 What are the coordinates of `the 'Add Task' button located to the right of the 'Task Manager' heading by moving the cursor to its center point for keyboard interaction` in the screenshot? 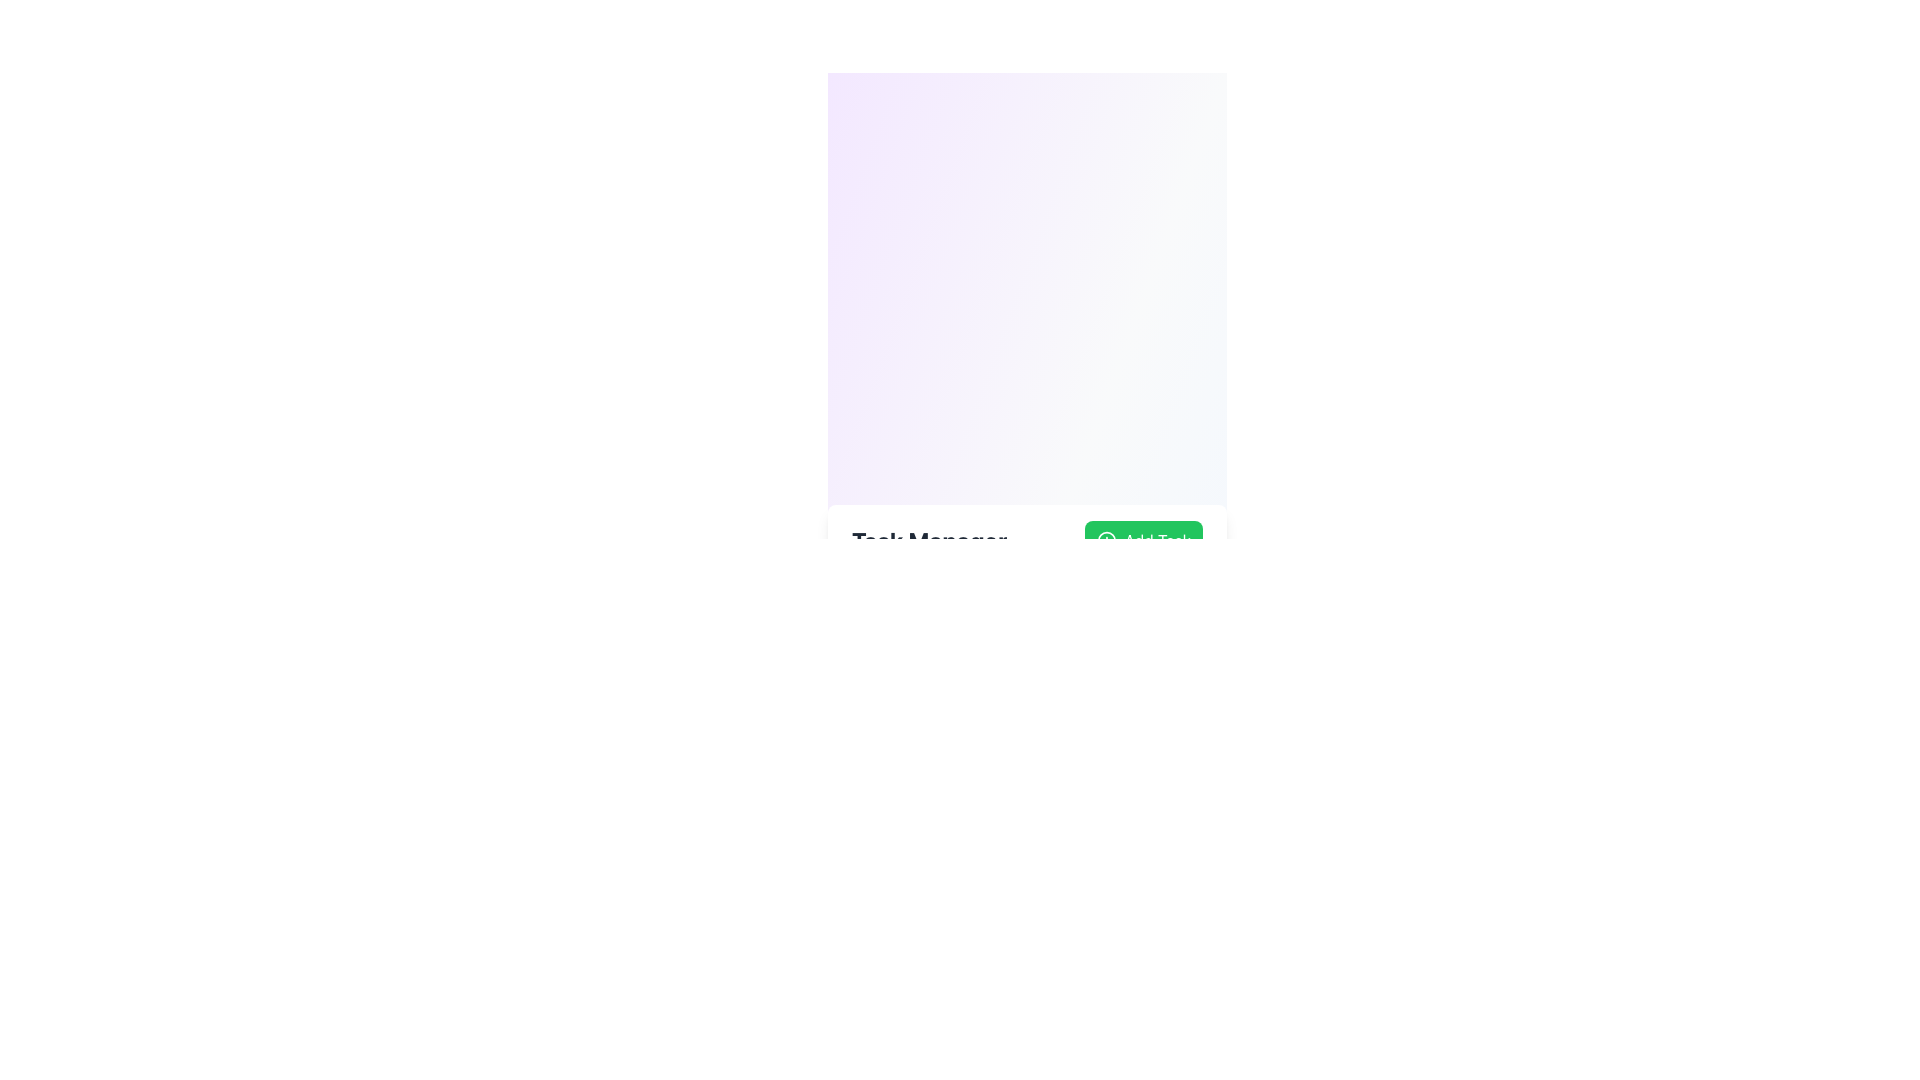 It's located at (1143, 540).